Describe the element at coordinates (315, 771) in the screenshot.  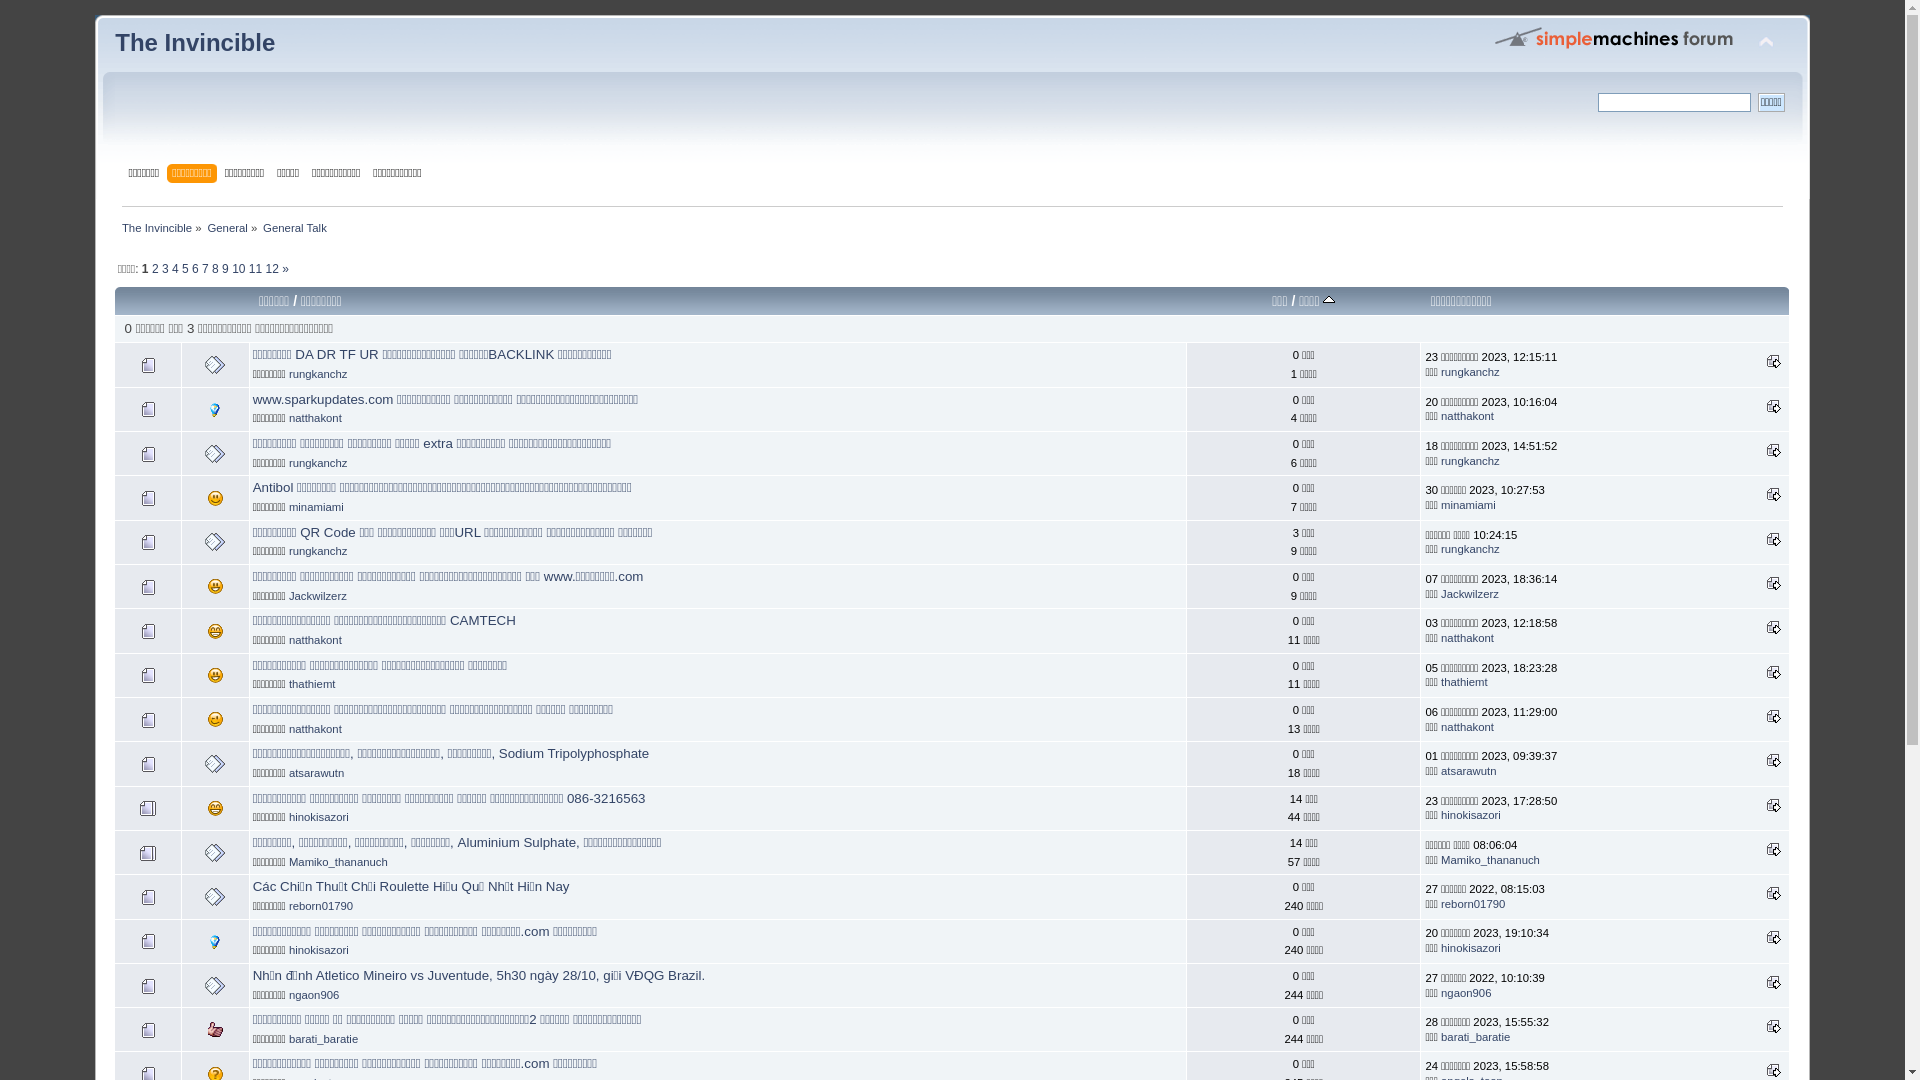
I see `'atsarawutn'` at that location.